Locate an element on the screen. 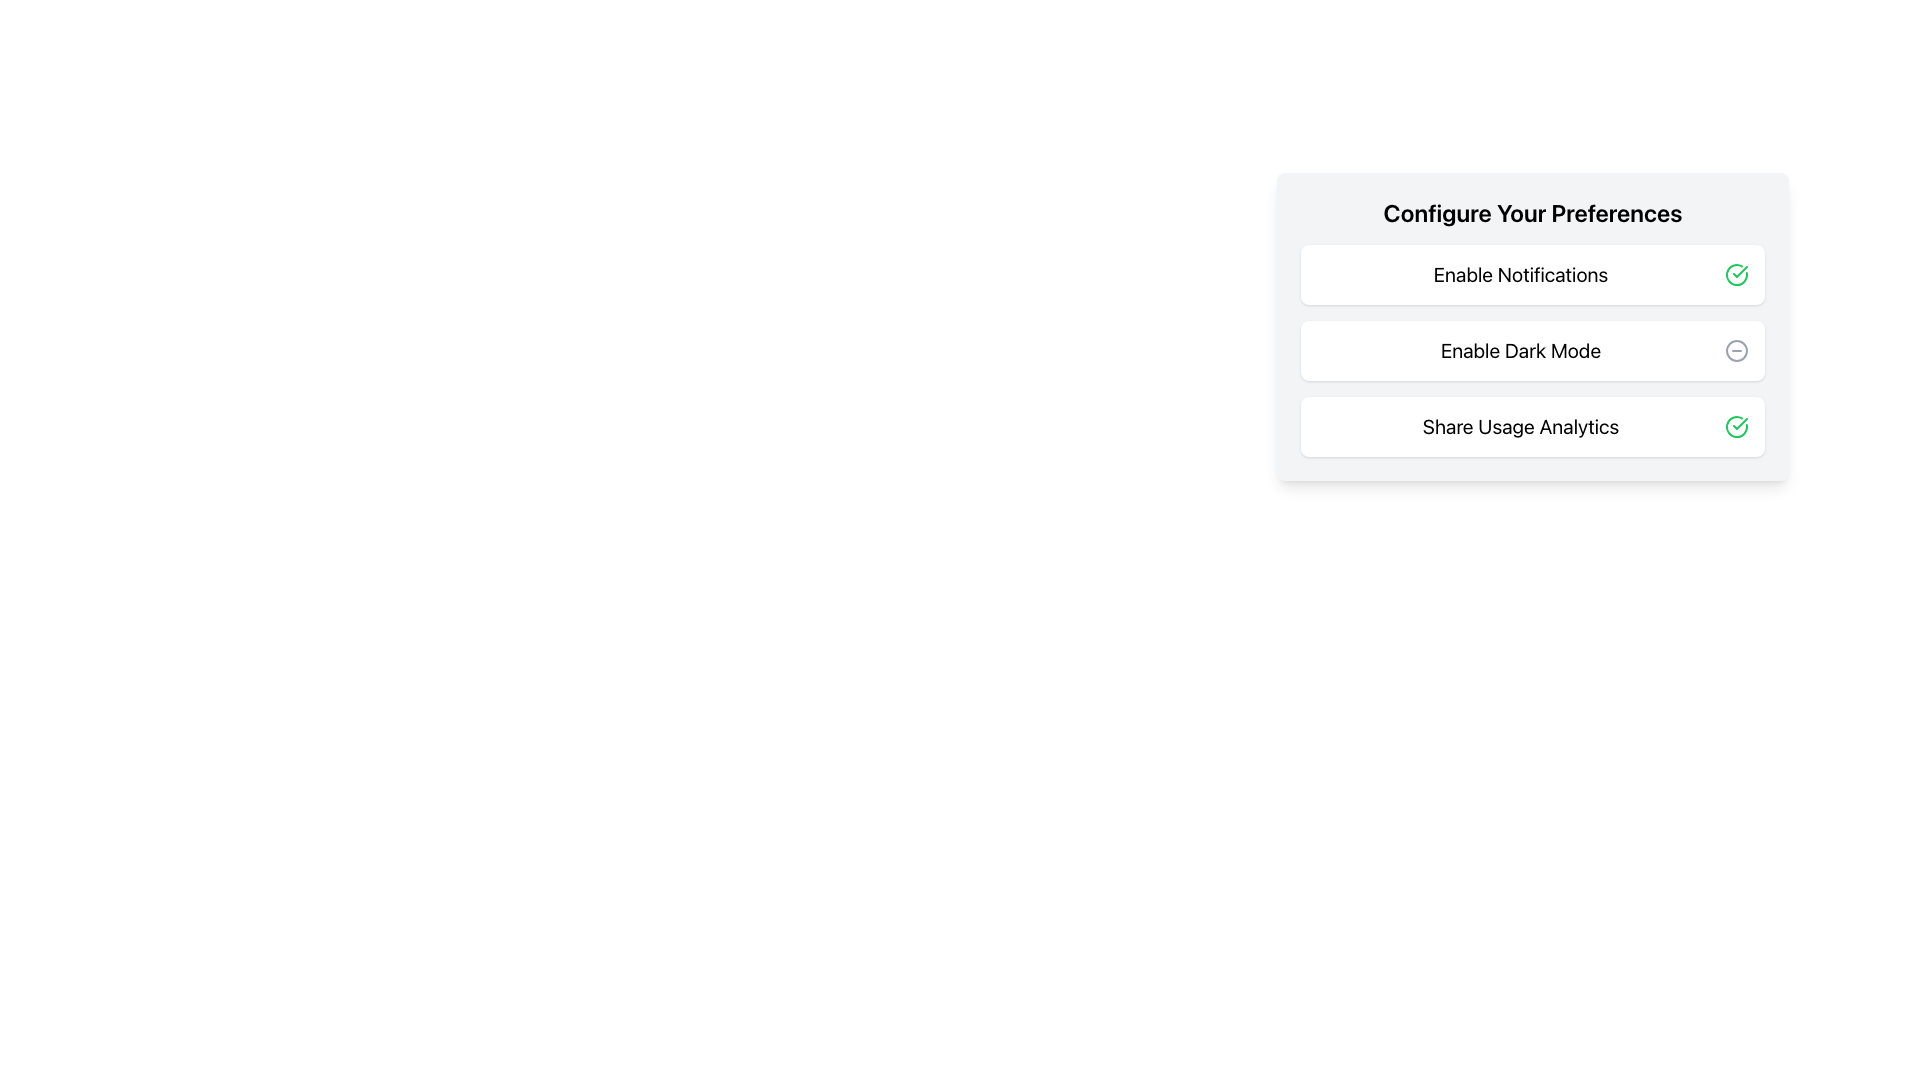 The height and width of the screenshot is (1080, 1920). the second selectable list item under 'Configure Your Preferences' is located at coordinates (1531, 350).